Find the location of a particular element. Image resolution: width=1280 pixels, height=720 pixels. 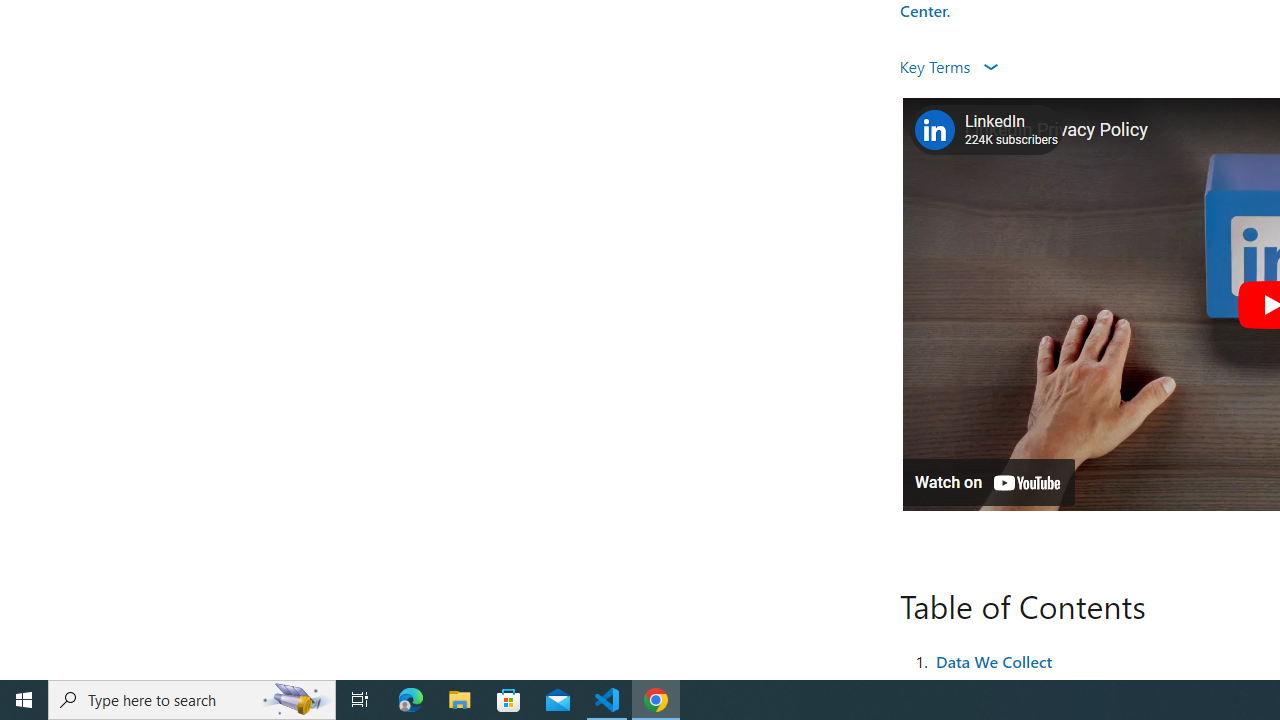

'Data We Collect' is located at coordinates (993, 660).